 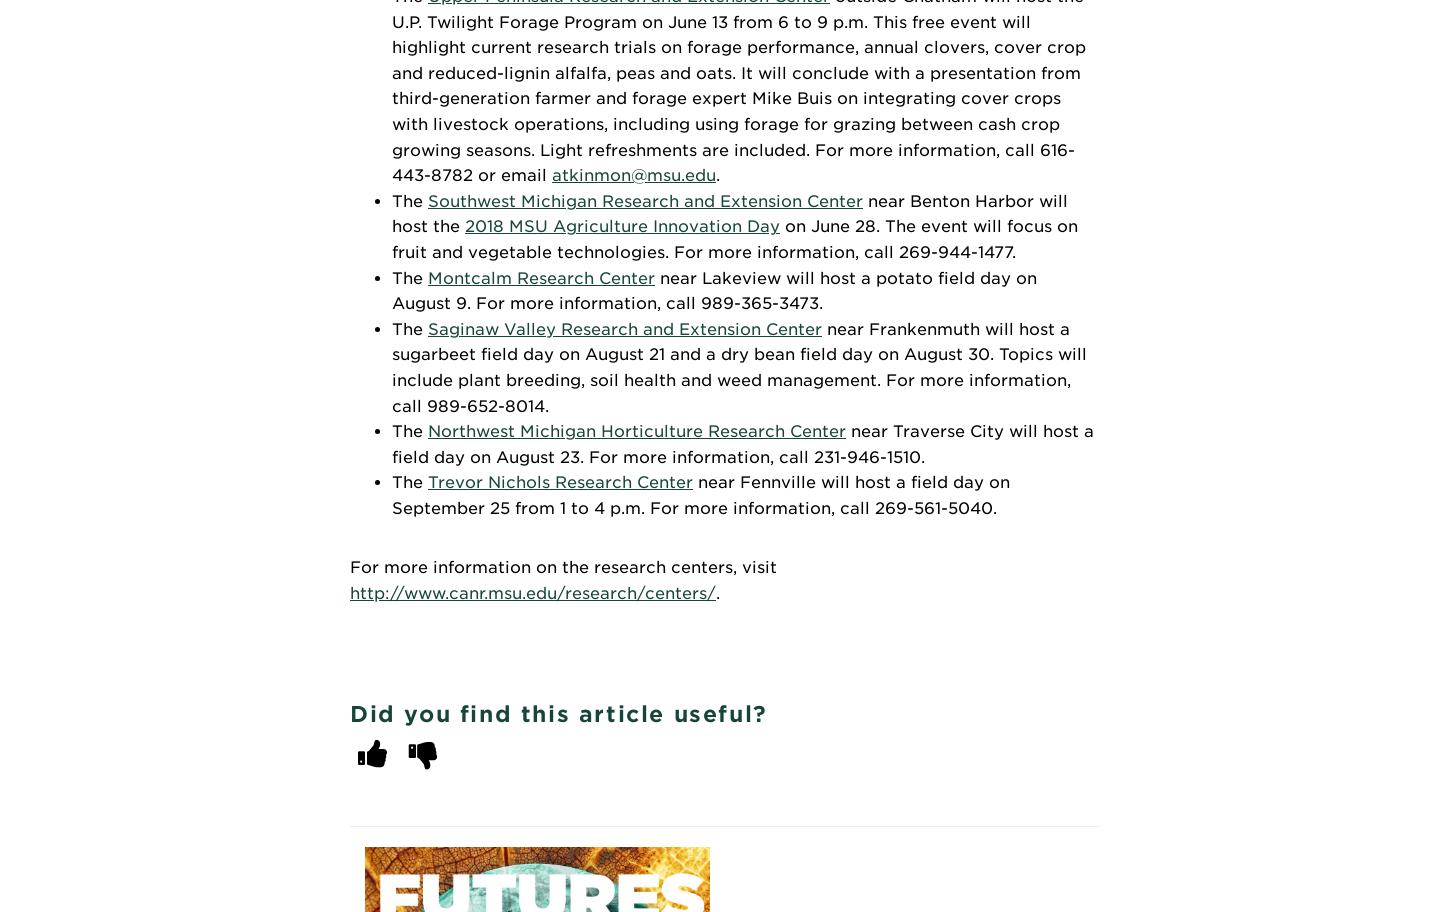 What do you see at coordinates (427, 276) in the screenshot?
I see `'Montcalm Research Center'` at bounding box center [427, 276].